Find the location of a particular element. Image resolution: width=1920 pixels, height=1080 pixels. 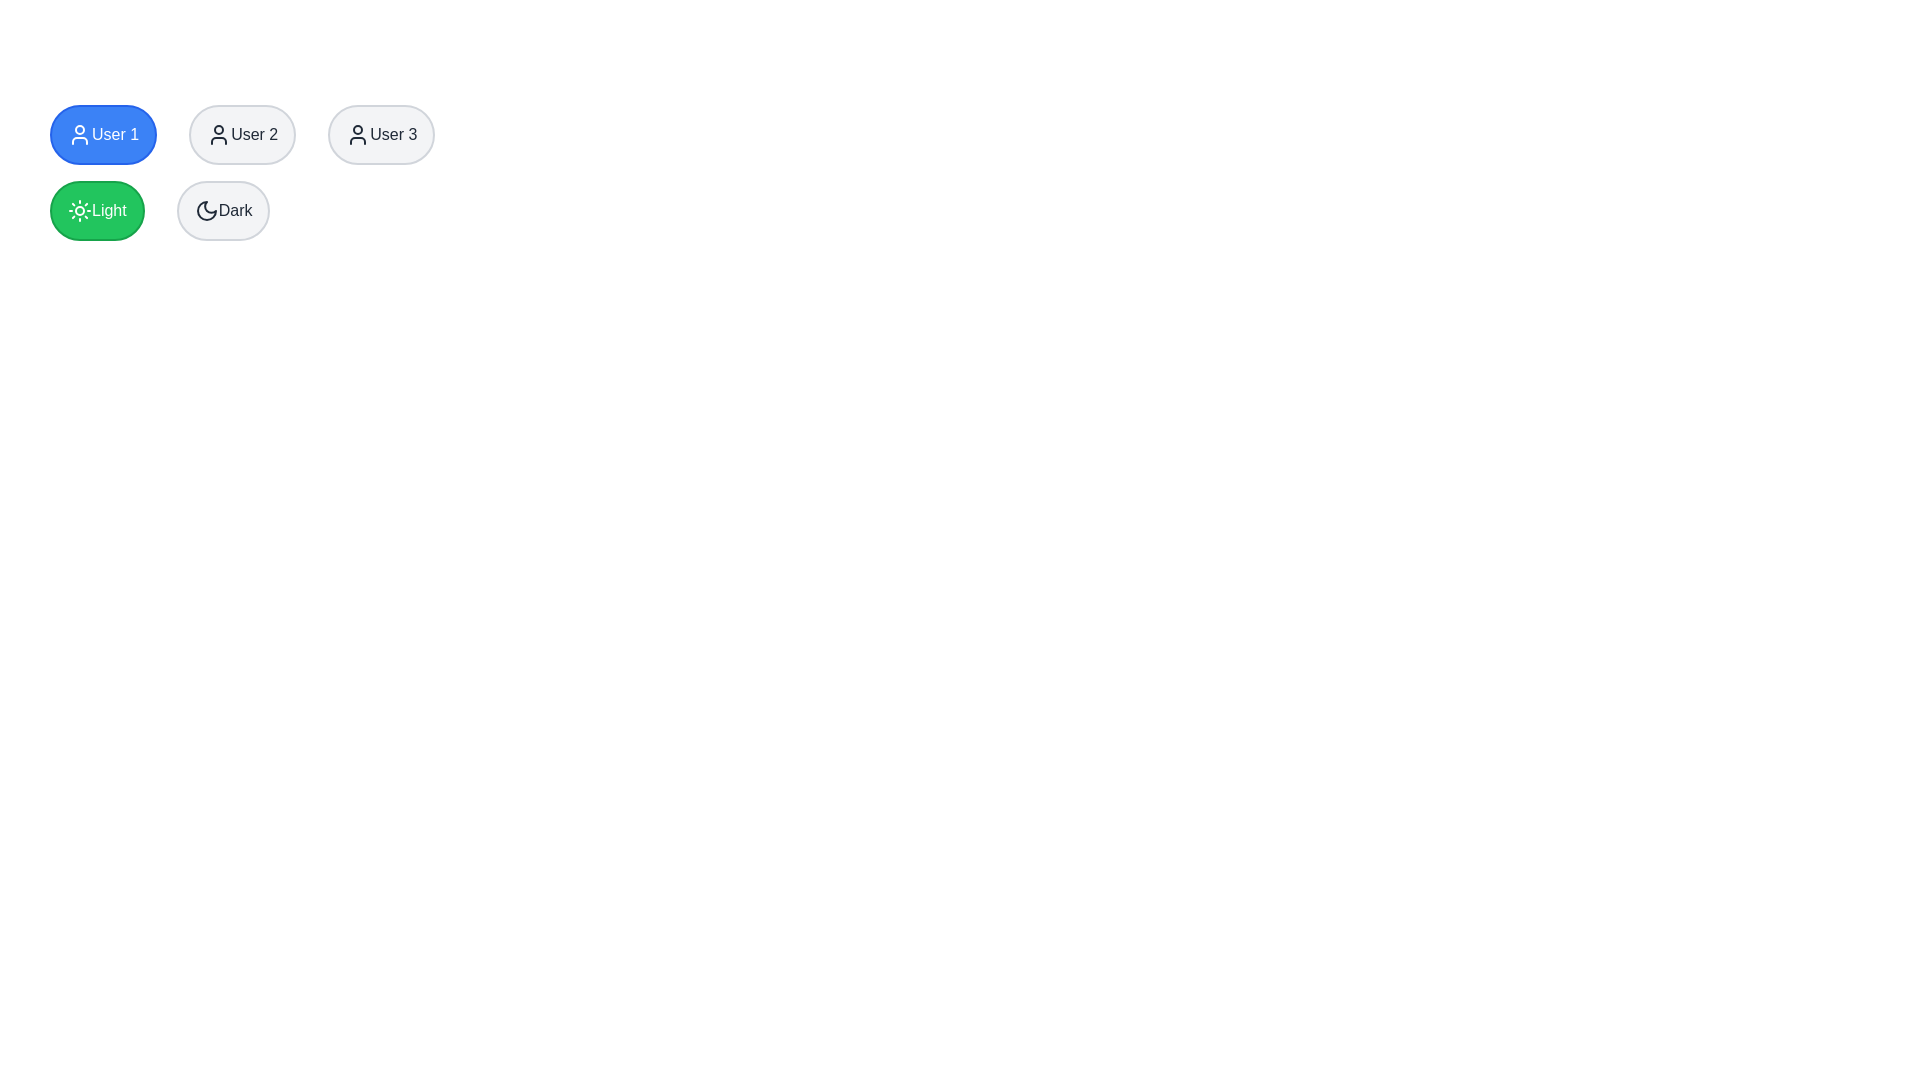

the user profile icon located at the center-top region of the button labeled 'User 3', situated in the top-right corner of the interface is located at coordinates (358, 135).